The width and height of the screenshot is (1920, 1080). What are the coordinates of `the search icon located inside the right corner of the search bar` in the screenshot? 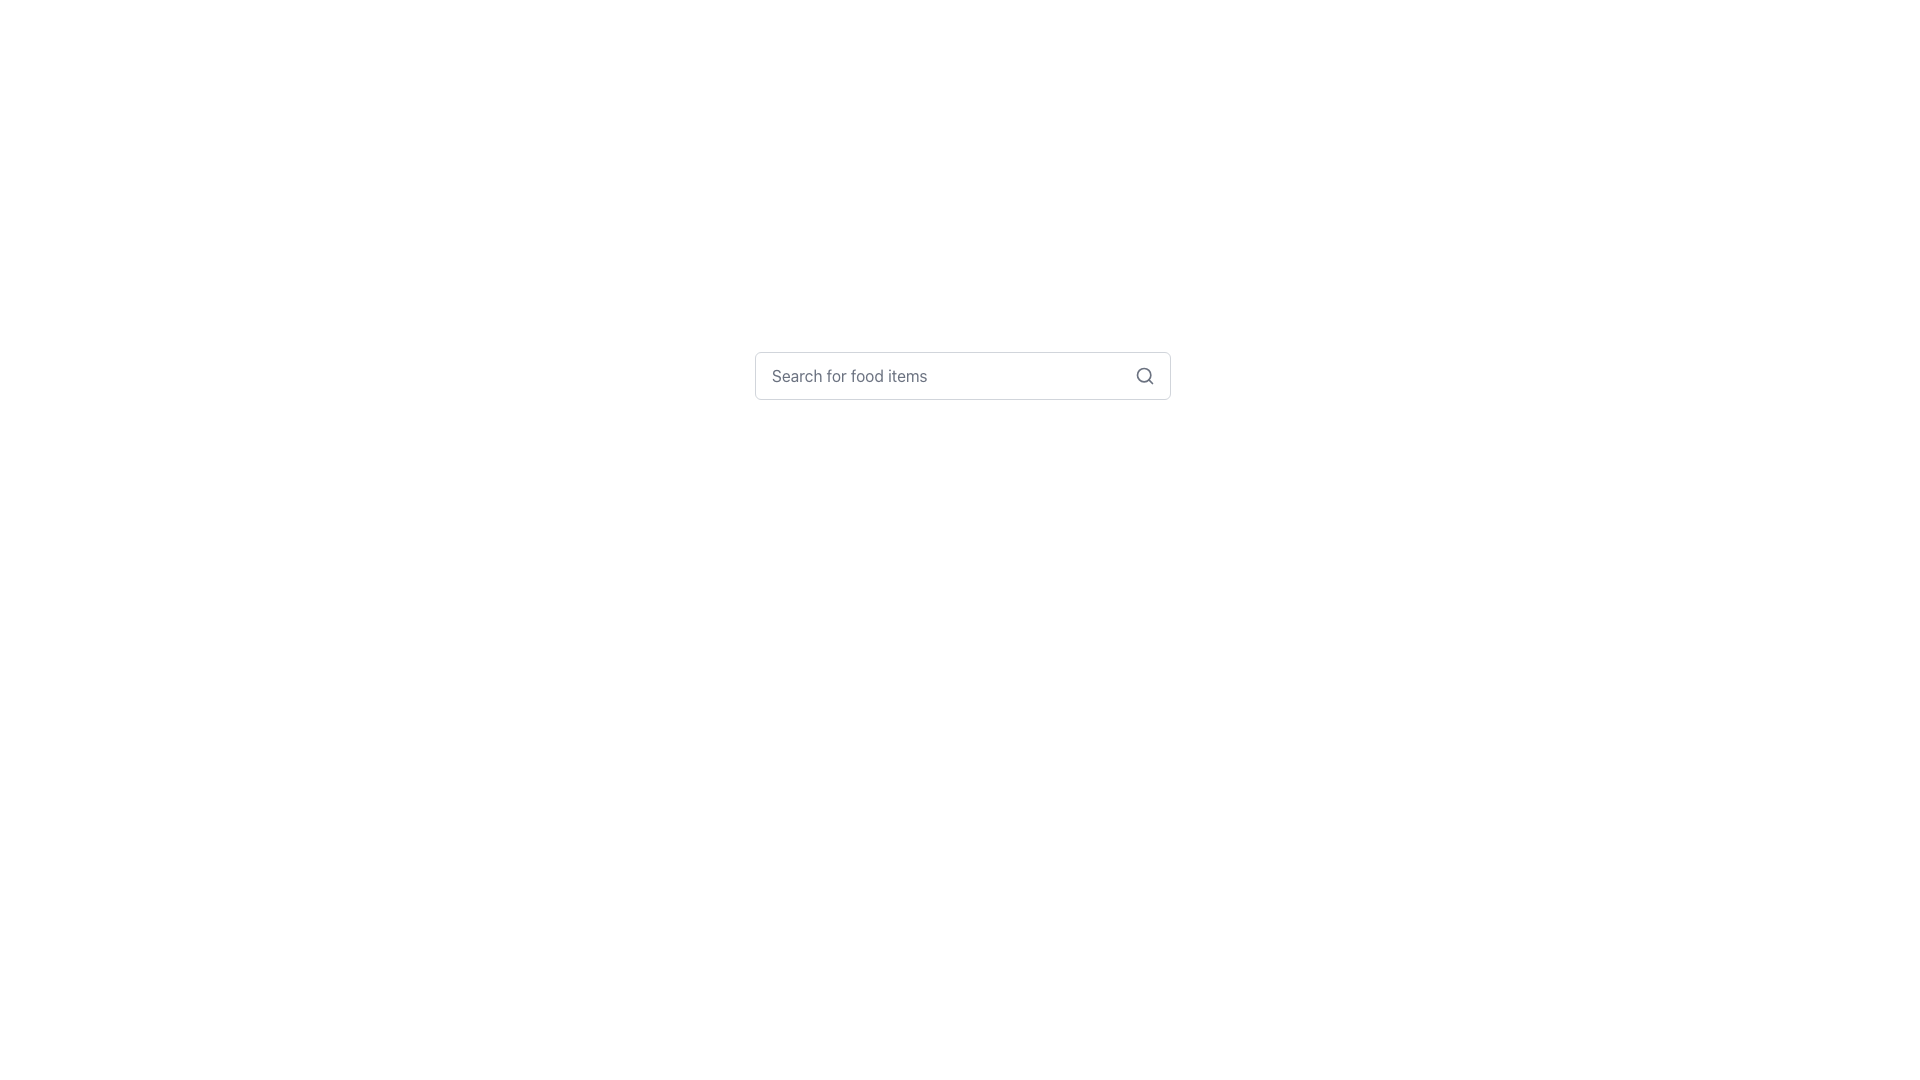 It's located at (1145, 375).